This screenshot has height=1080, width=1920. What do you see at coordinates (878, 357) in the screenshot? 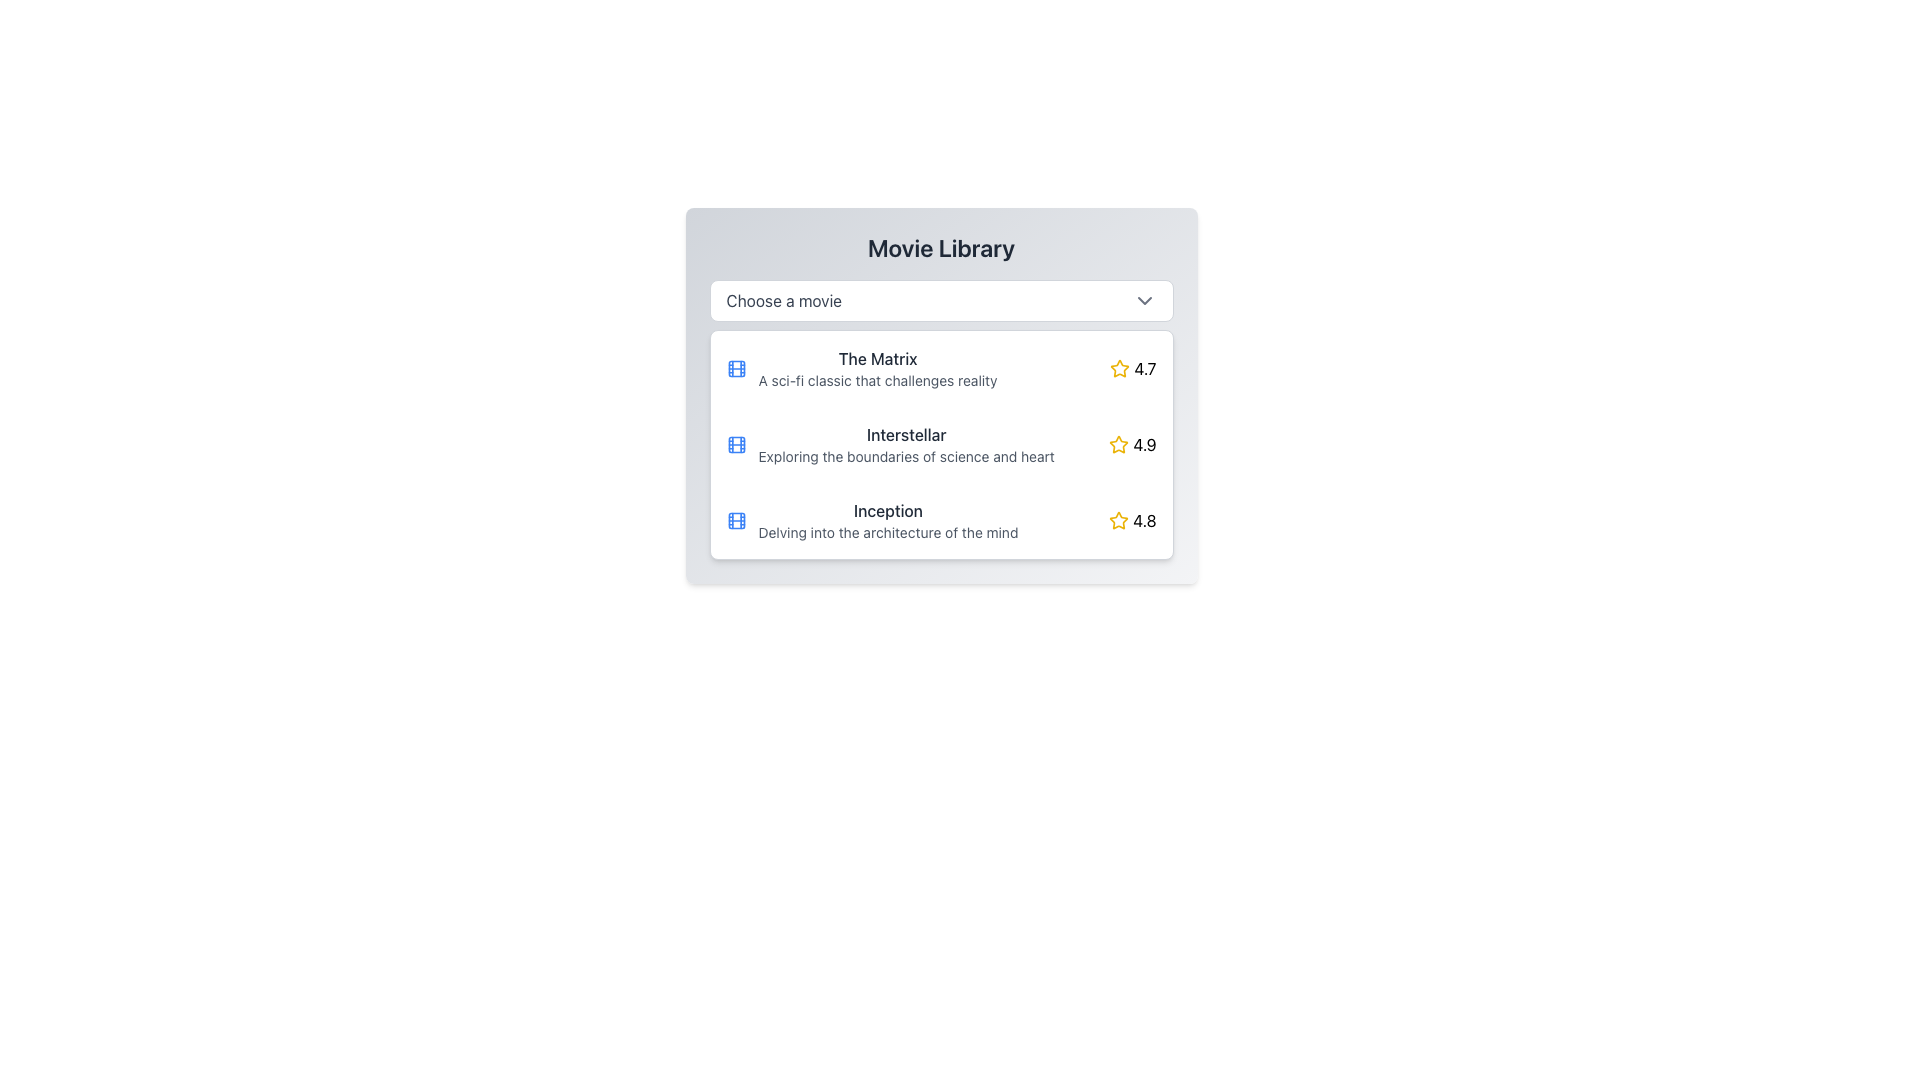
I see `text label 'The Matrix' located in the movie selection area, positioned above its description` at bounding box center [878, 357].